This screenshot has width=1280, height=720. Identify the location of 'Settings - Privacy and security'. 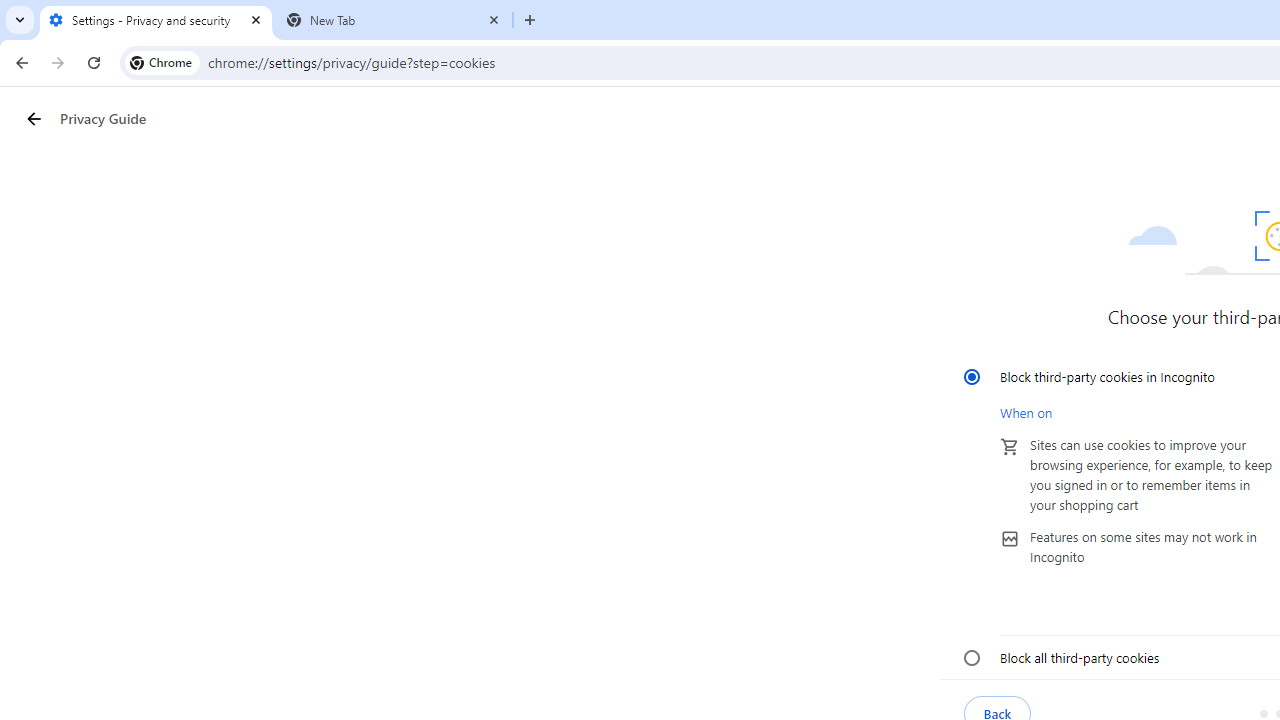
(155, 20).